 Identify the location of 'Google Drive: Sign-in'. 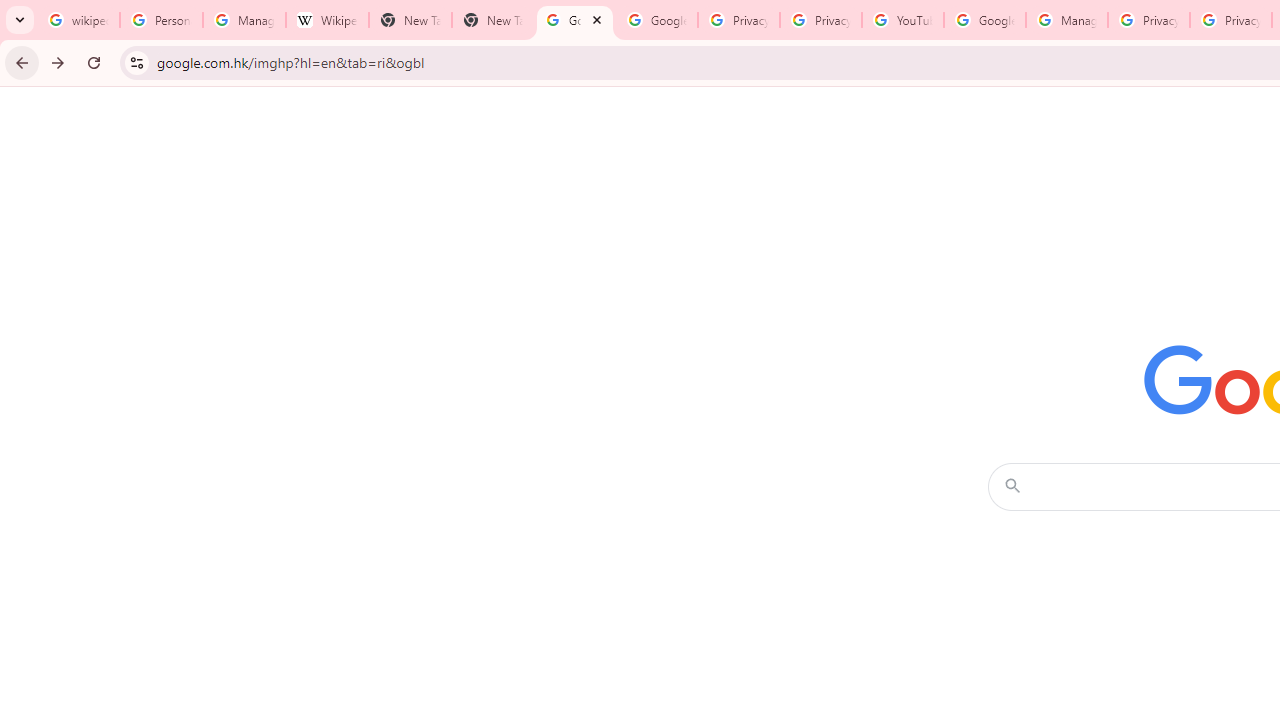
(656, 20).